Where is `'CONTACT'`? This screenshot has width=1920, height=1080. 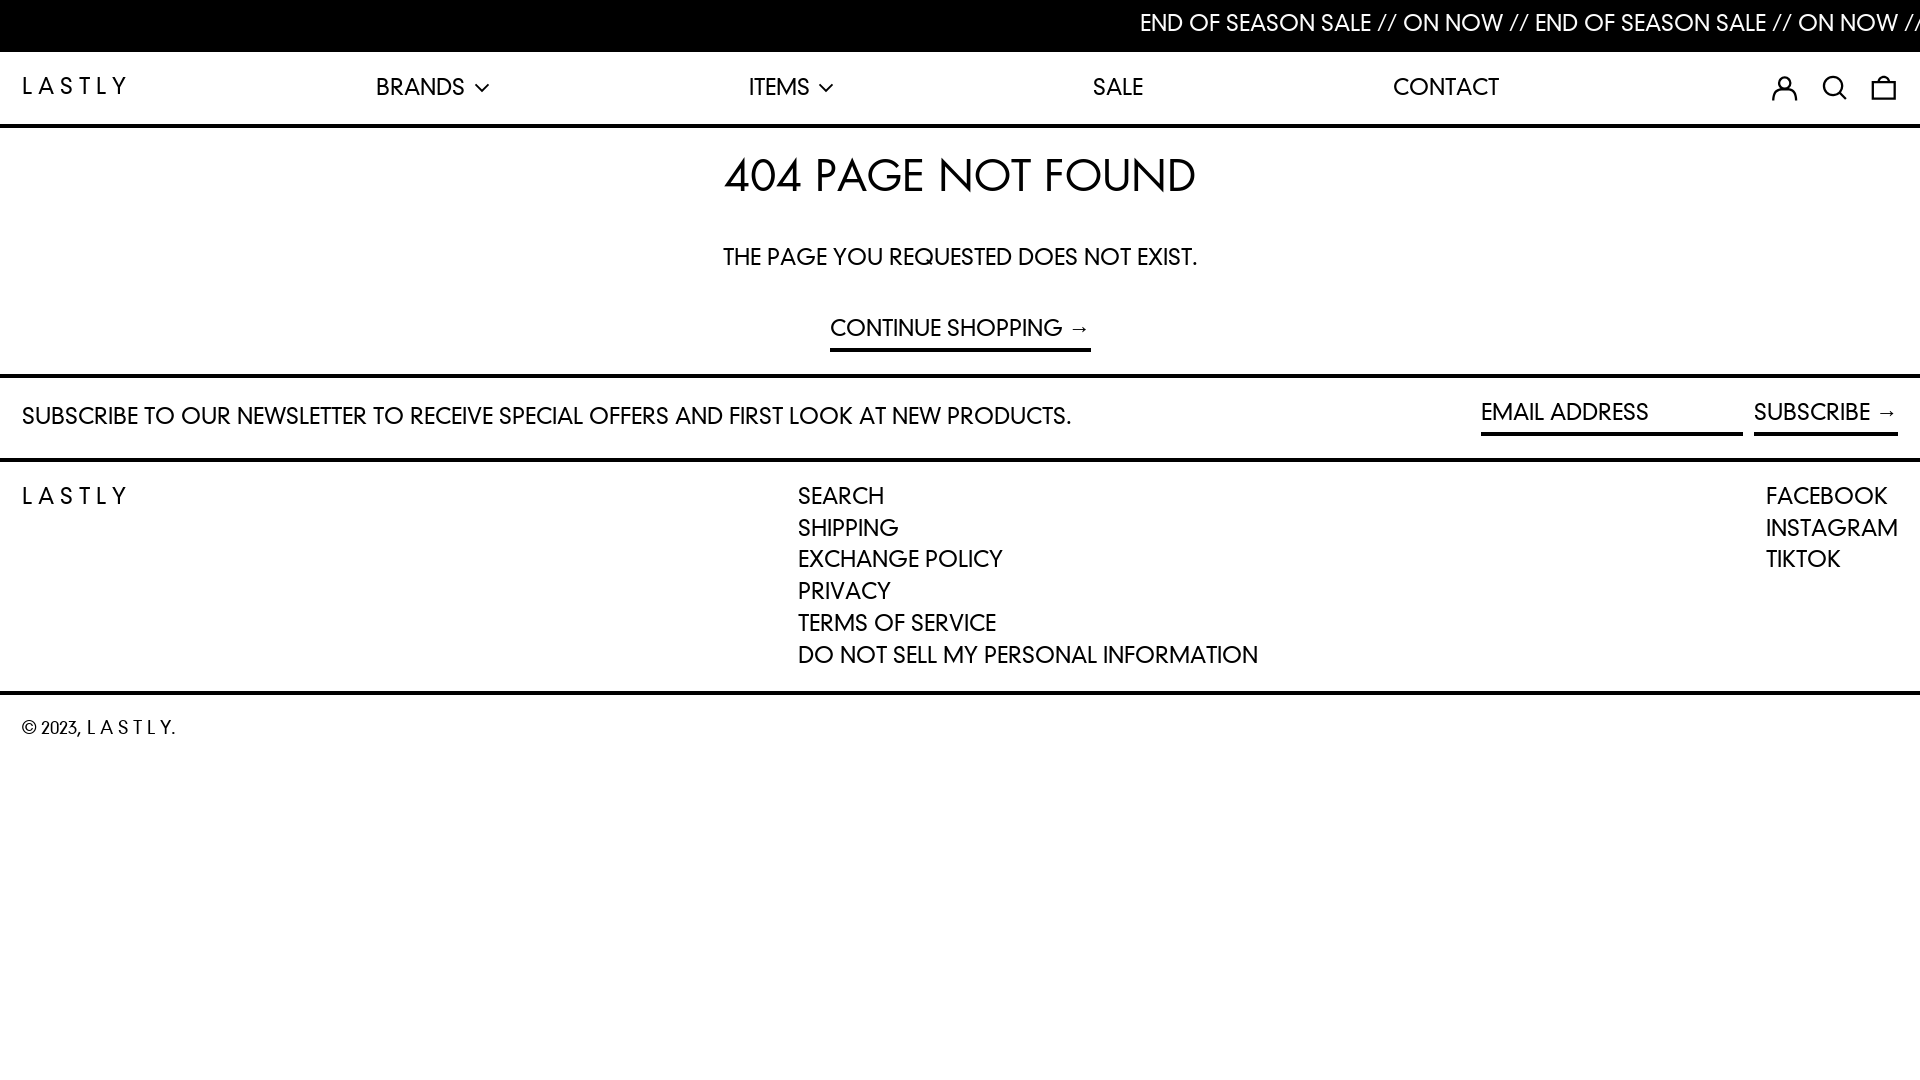
'CONTACT' is located at coordinates (1445, 87).